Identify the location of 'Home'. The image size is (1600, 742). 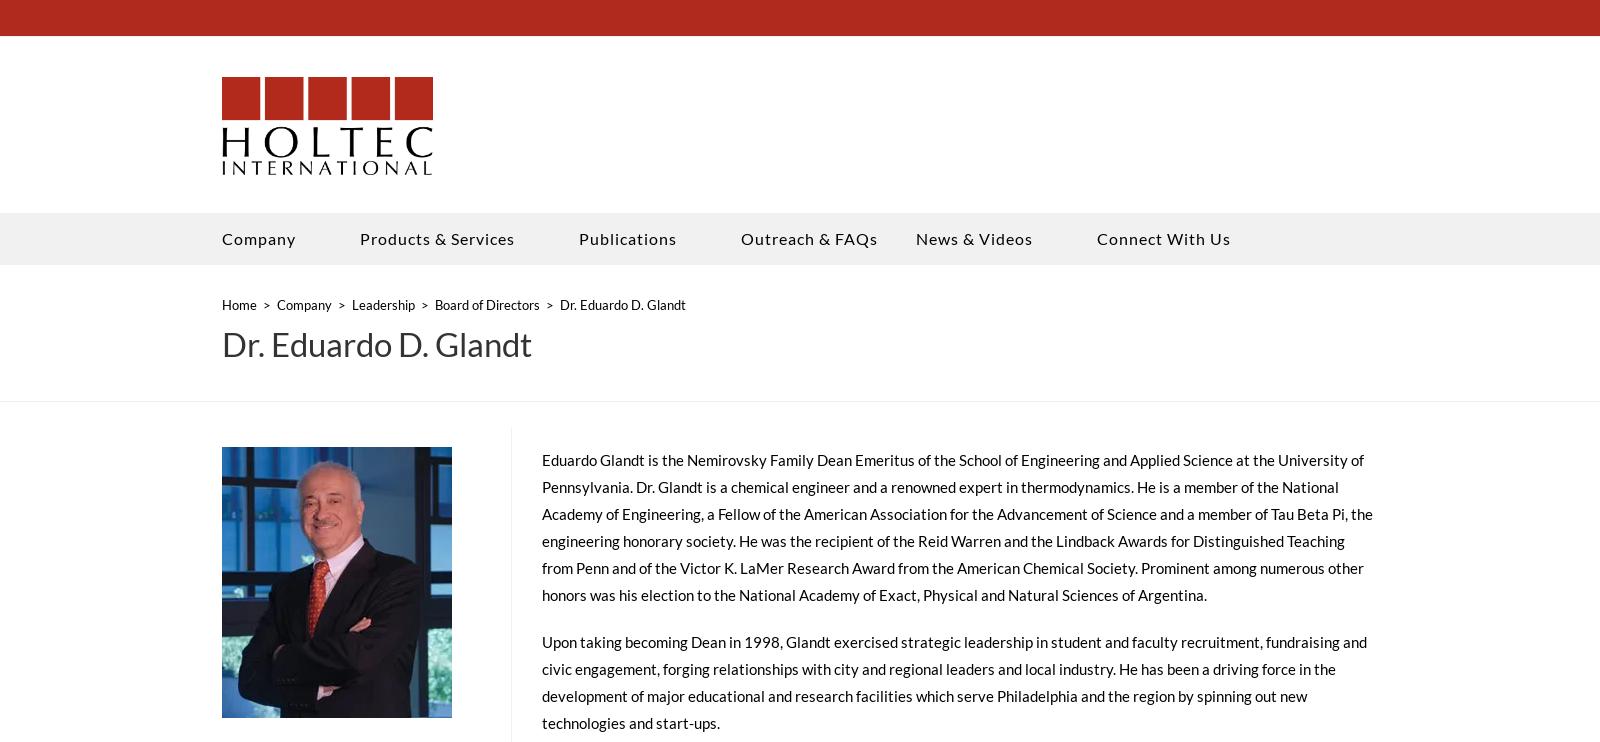
(239, 310).